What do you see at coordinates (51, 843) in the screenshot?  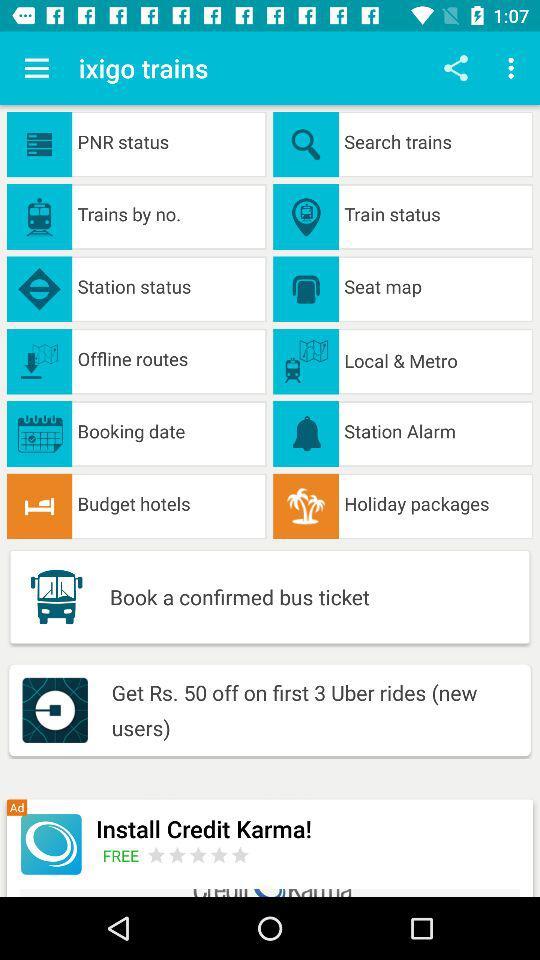 I see `install credit karma` at bounding box center [51, 843].